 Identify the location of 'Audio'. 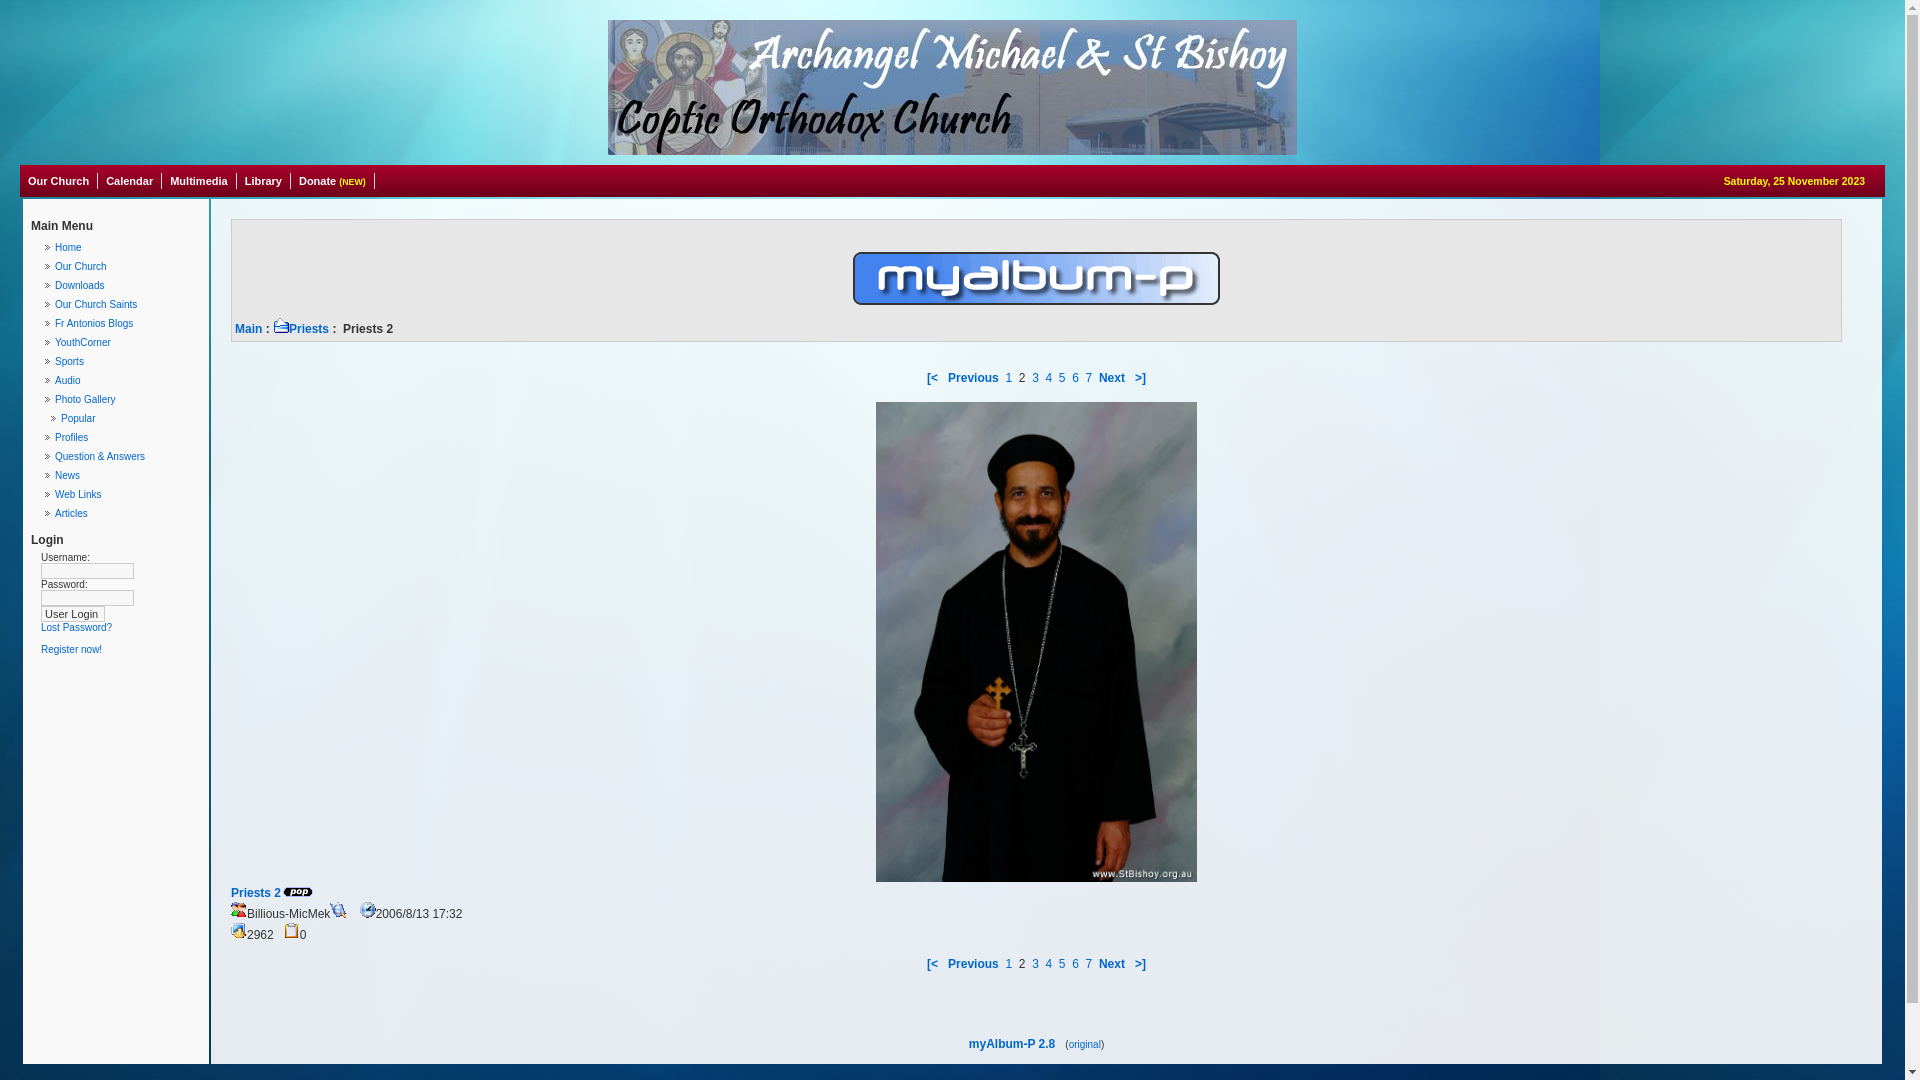
(119, 380).